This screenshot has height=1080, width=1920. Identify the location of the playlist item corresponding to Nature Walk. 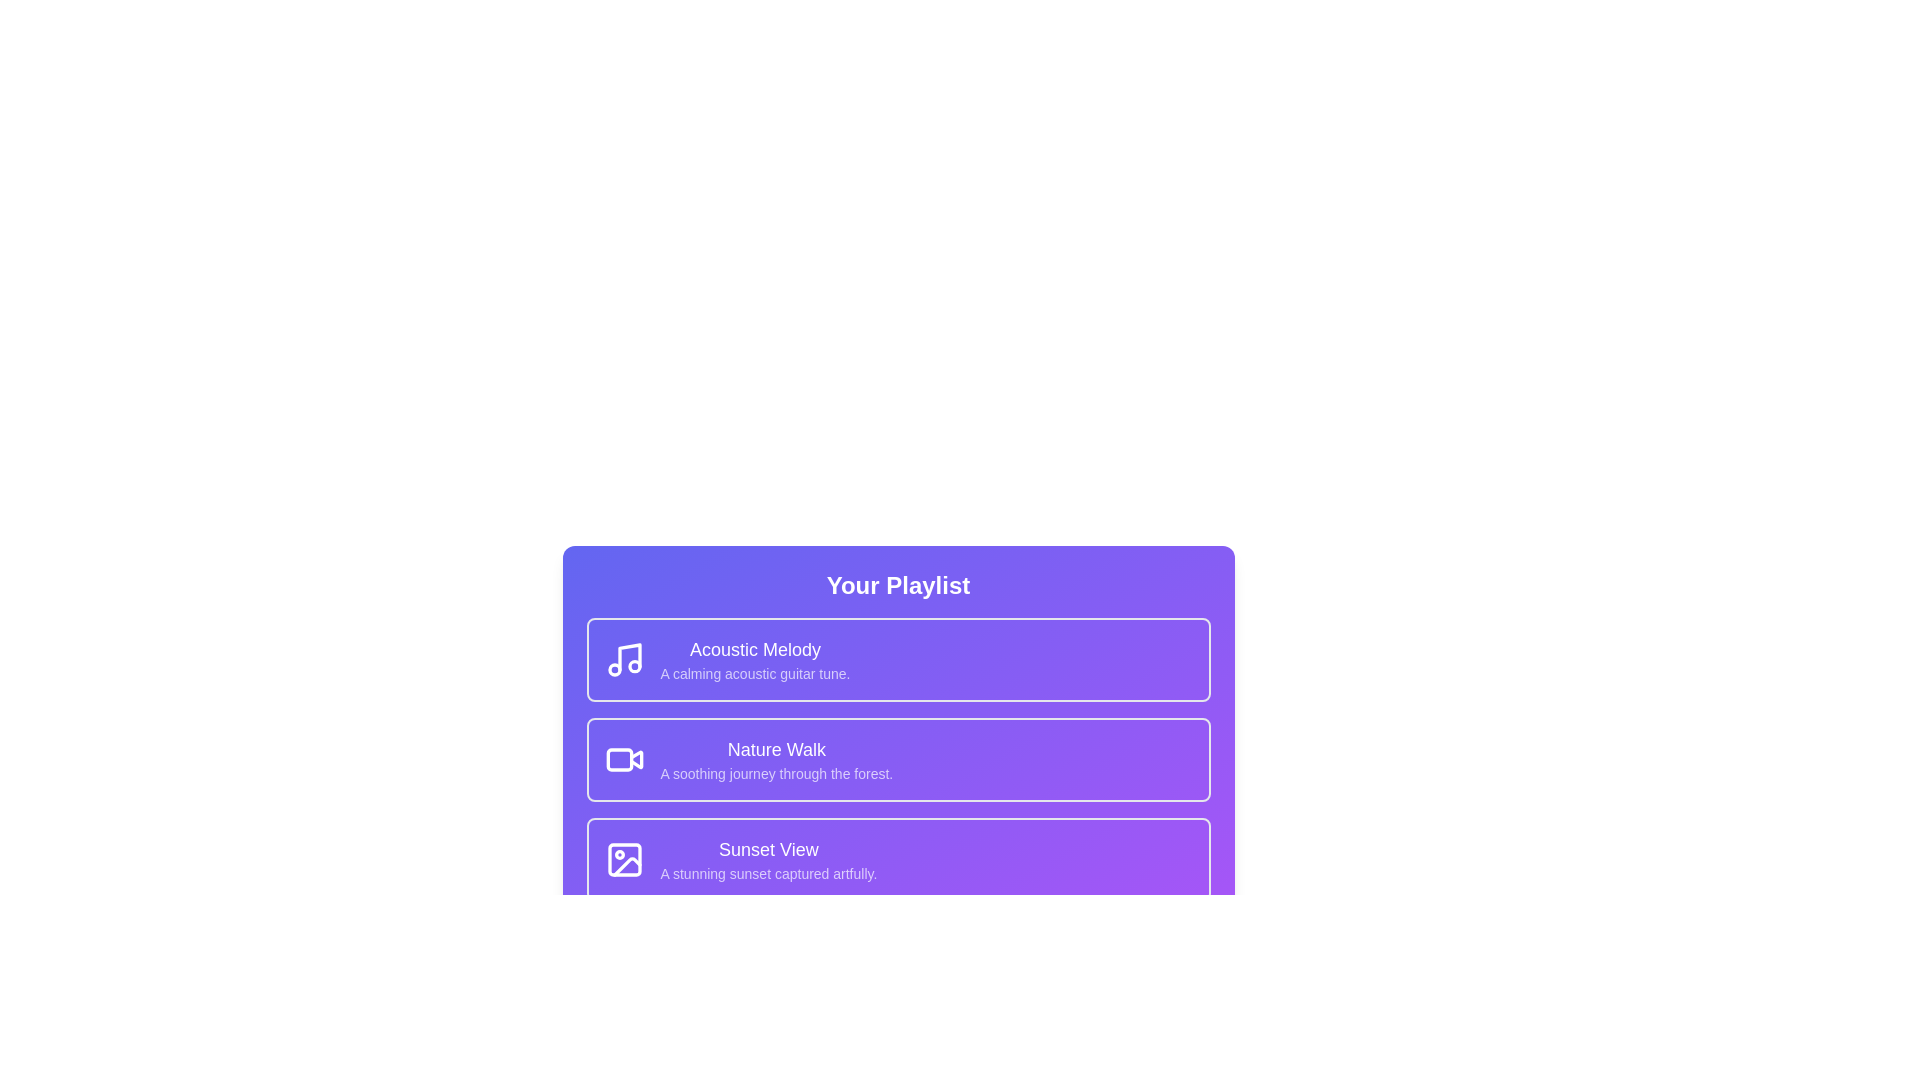
(897, 759).